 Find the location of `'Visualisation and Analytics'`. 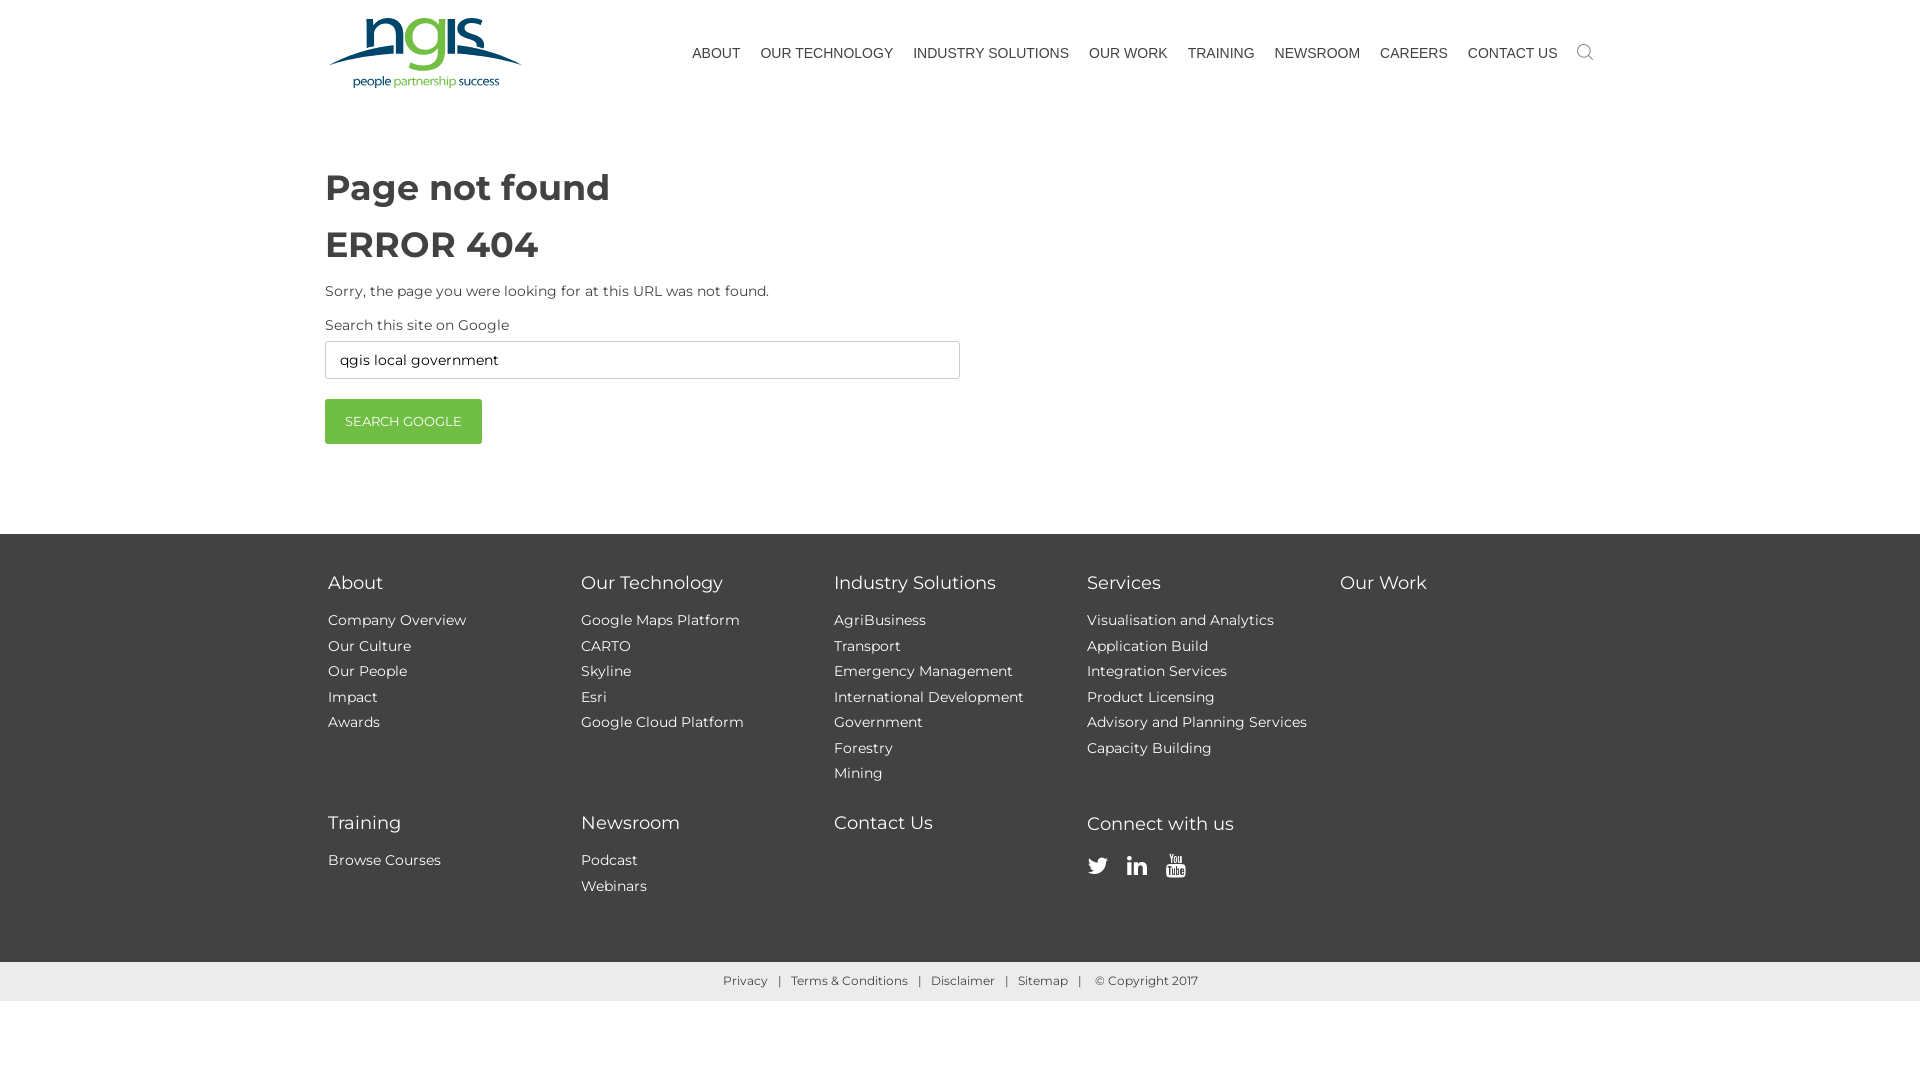

'Visualisation and Analytics' is located at coordinates (1179, 619).